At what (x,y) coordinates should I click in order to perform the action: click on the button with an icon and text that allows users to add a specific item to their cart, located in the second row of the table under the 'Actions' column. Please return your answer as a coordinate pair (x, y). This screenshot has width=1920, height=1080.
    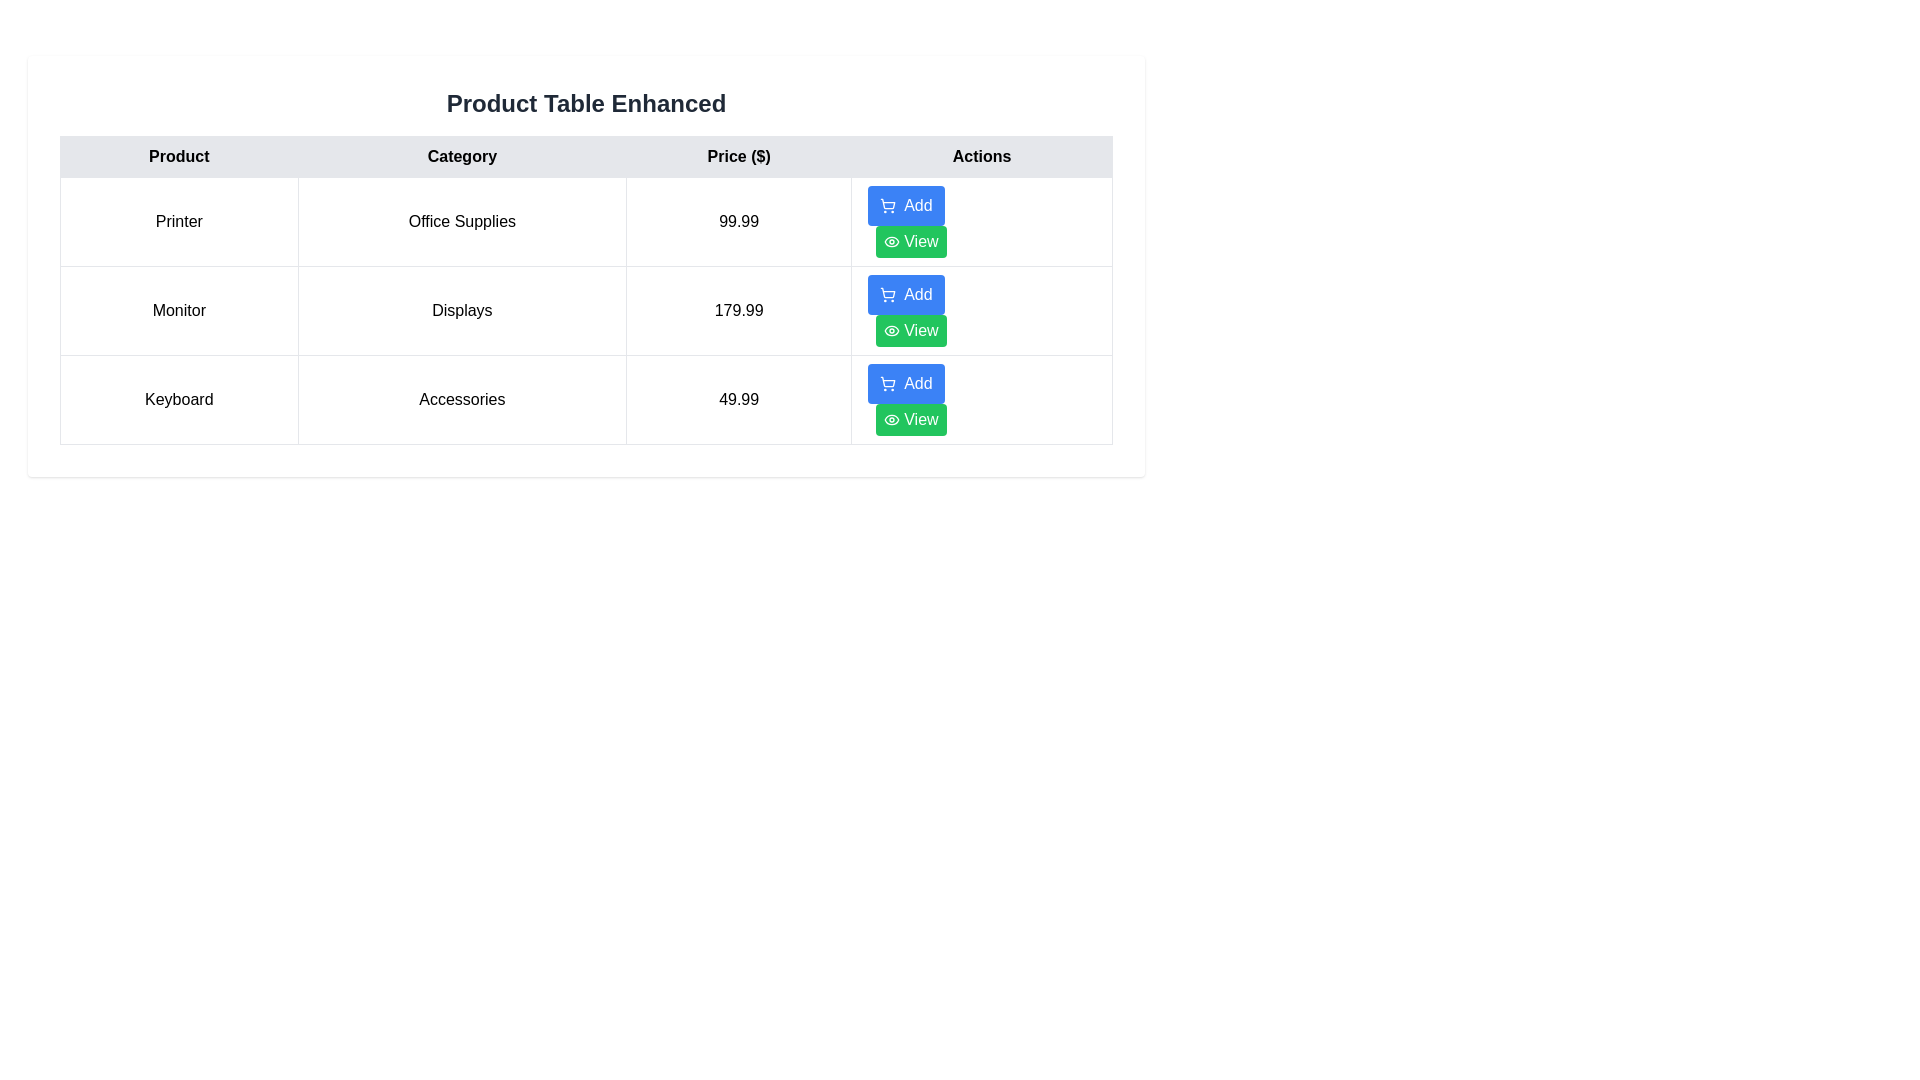
    Looking at the image, I should click on (905, 294).